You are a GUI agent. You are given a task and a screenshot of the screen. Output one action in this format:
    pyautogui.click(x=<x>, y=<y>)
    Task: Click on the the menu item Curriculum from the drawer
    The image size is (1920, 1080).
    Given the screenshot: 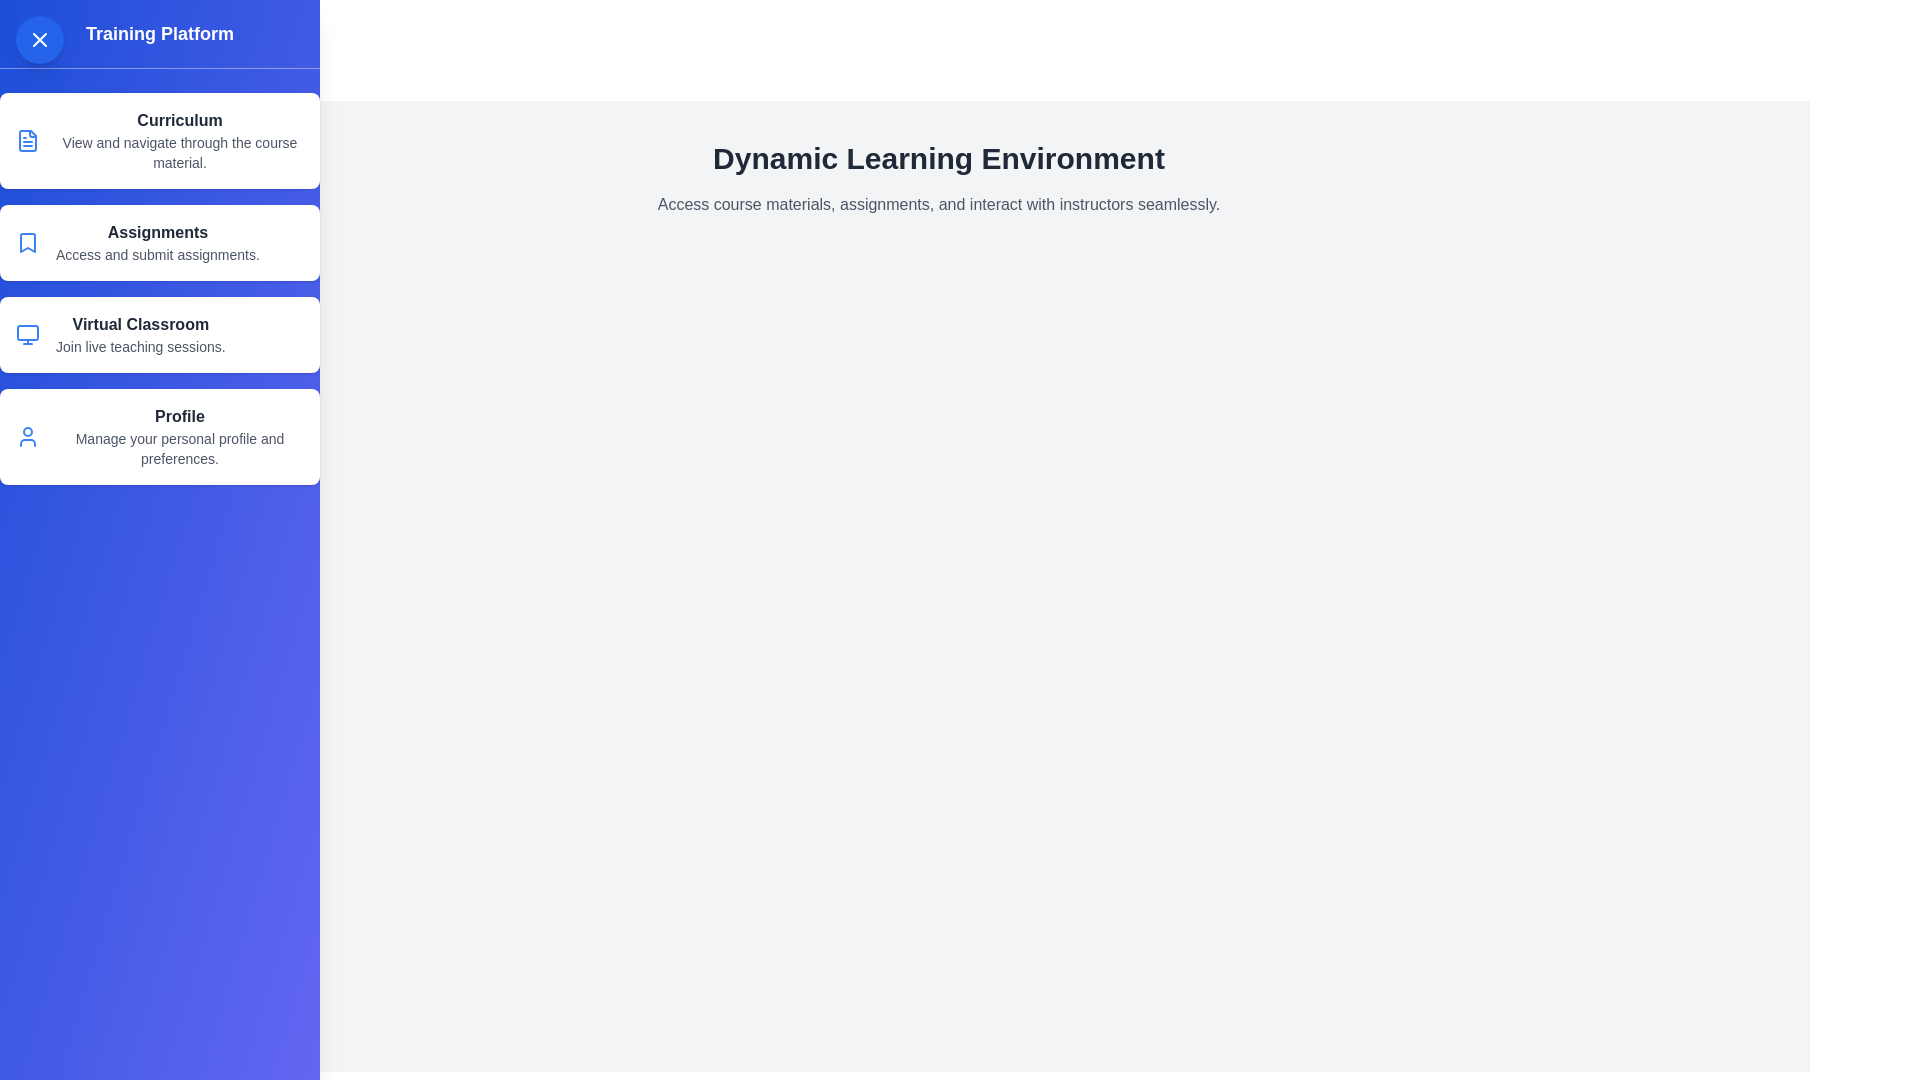 What is the action you would take?
    pyautogui.click(x=158, y=140)
    